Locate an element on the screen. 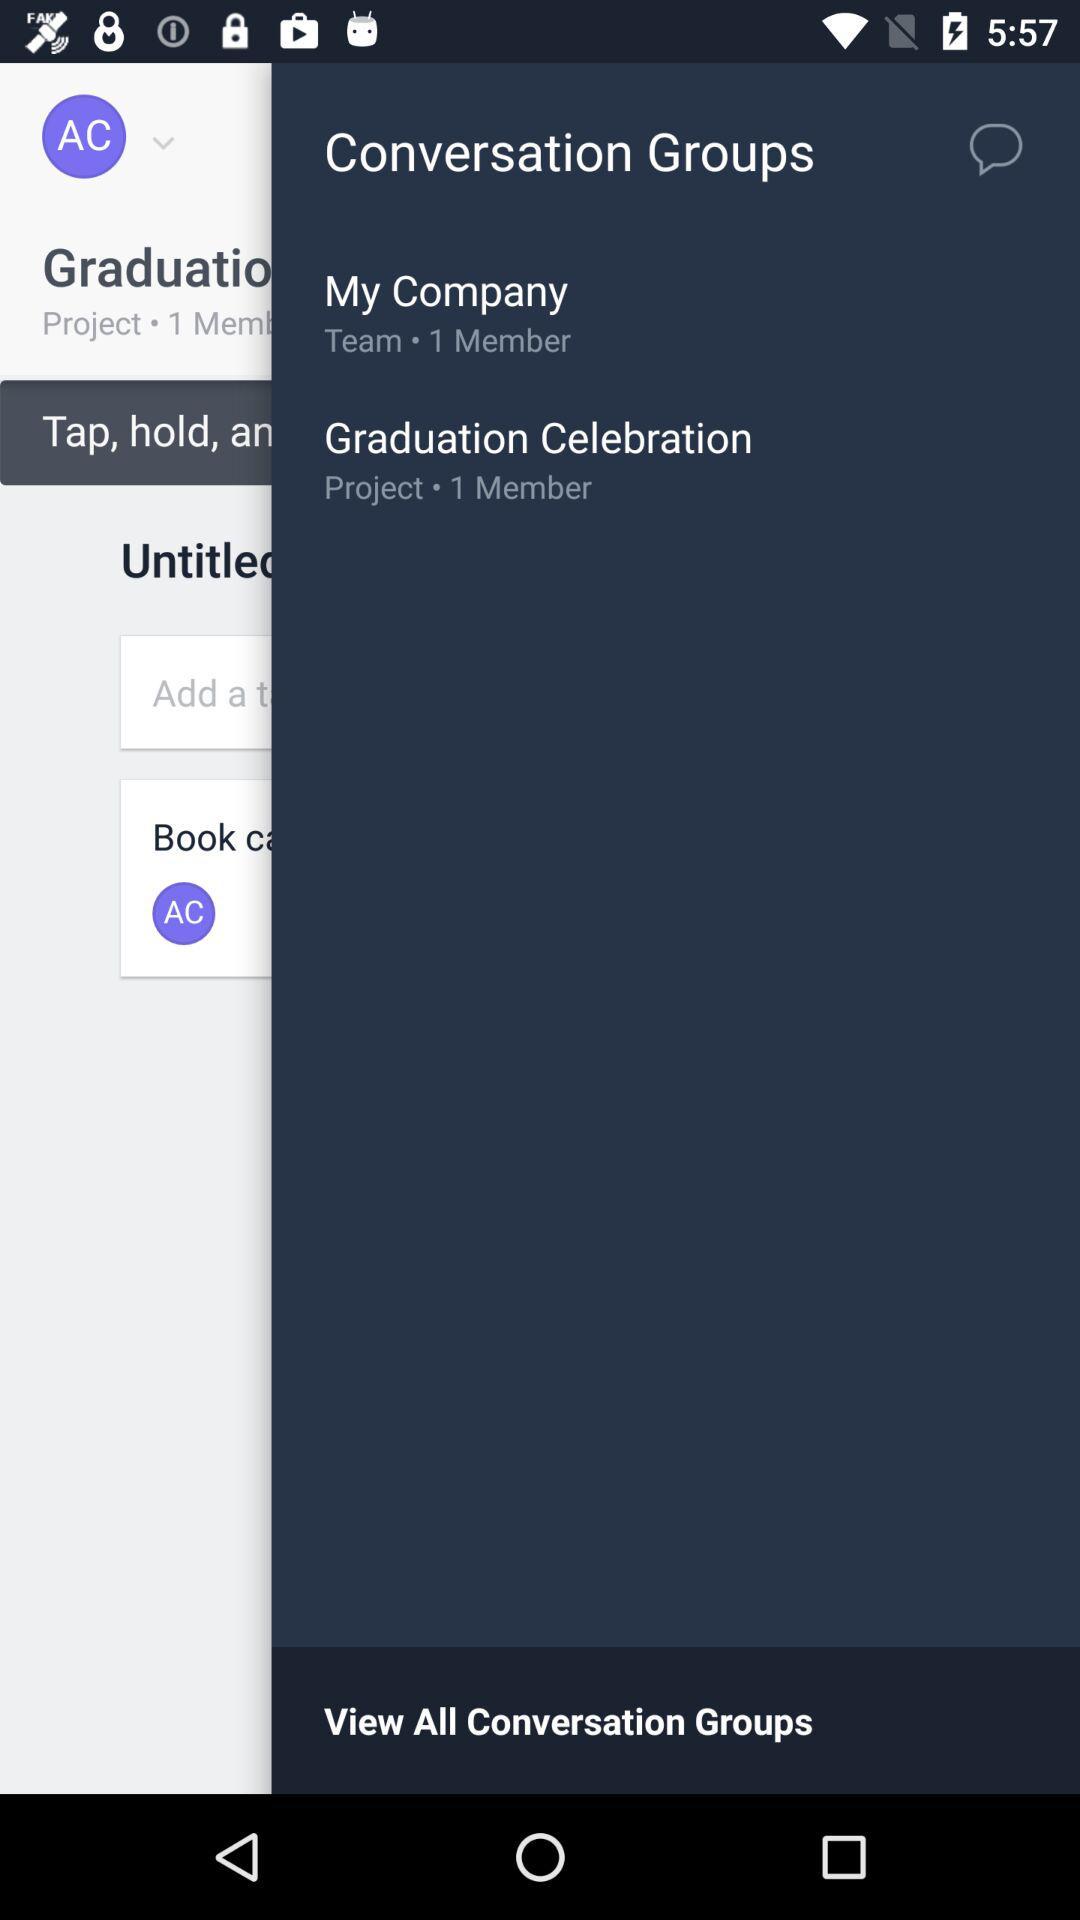  the minus icon is located at coordinates (958, 1667).